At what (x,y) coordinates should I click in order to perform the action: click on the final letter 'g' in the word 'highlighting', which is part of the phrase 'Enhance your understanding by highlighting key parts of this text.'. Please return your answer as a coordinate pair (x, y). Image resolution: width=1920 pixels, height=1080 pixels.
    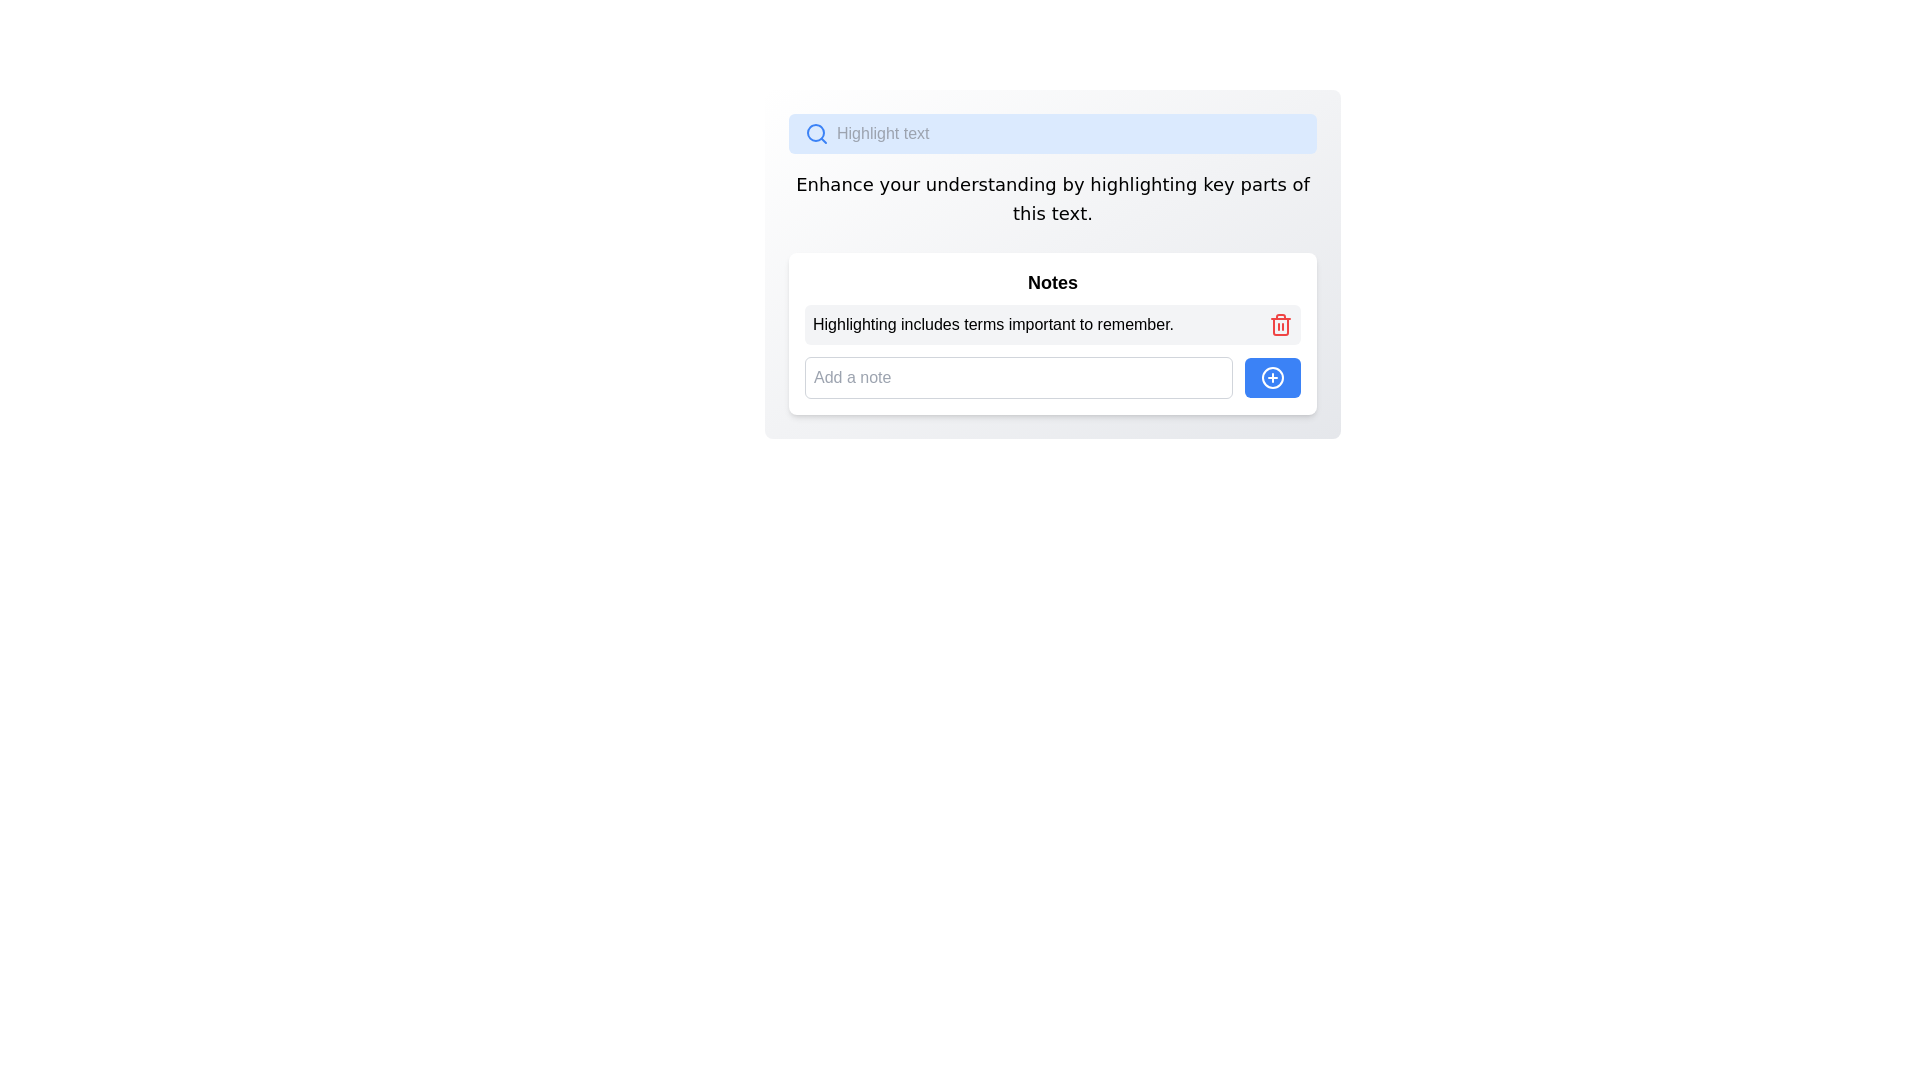
    Looking at the image, I should click on (1166, 184).